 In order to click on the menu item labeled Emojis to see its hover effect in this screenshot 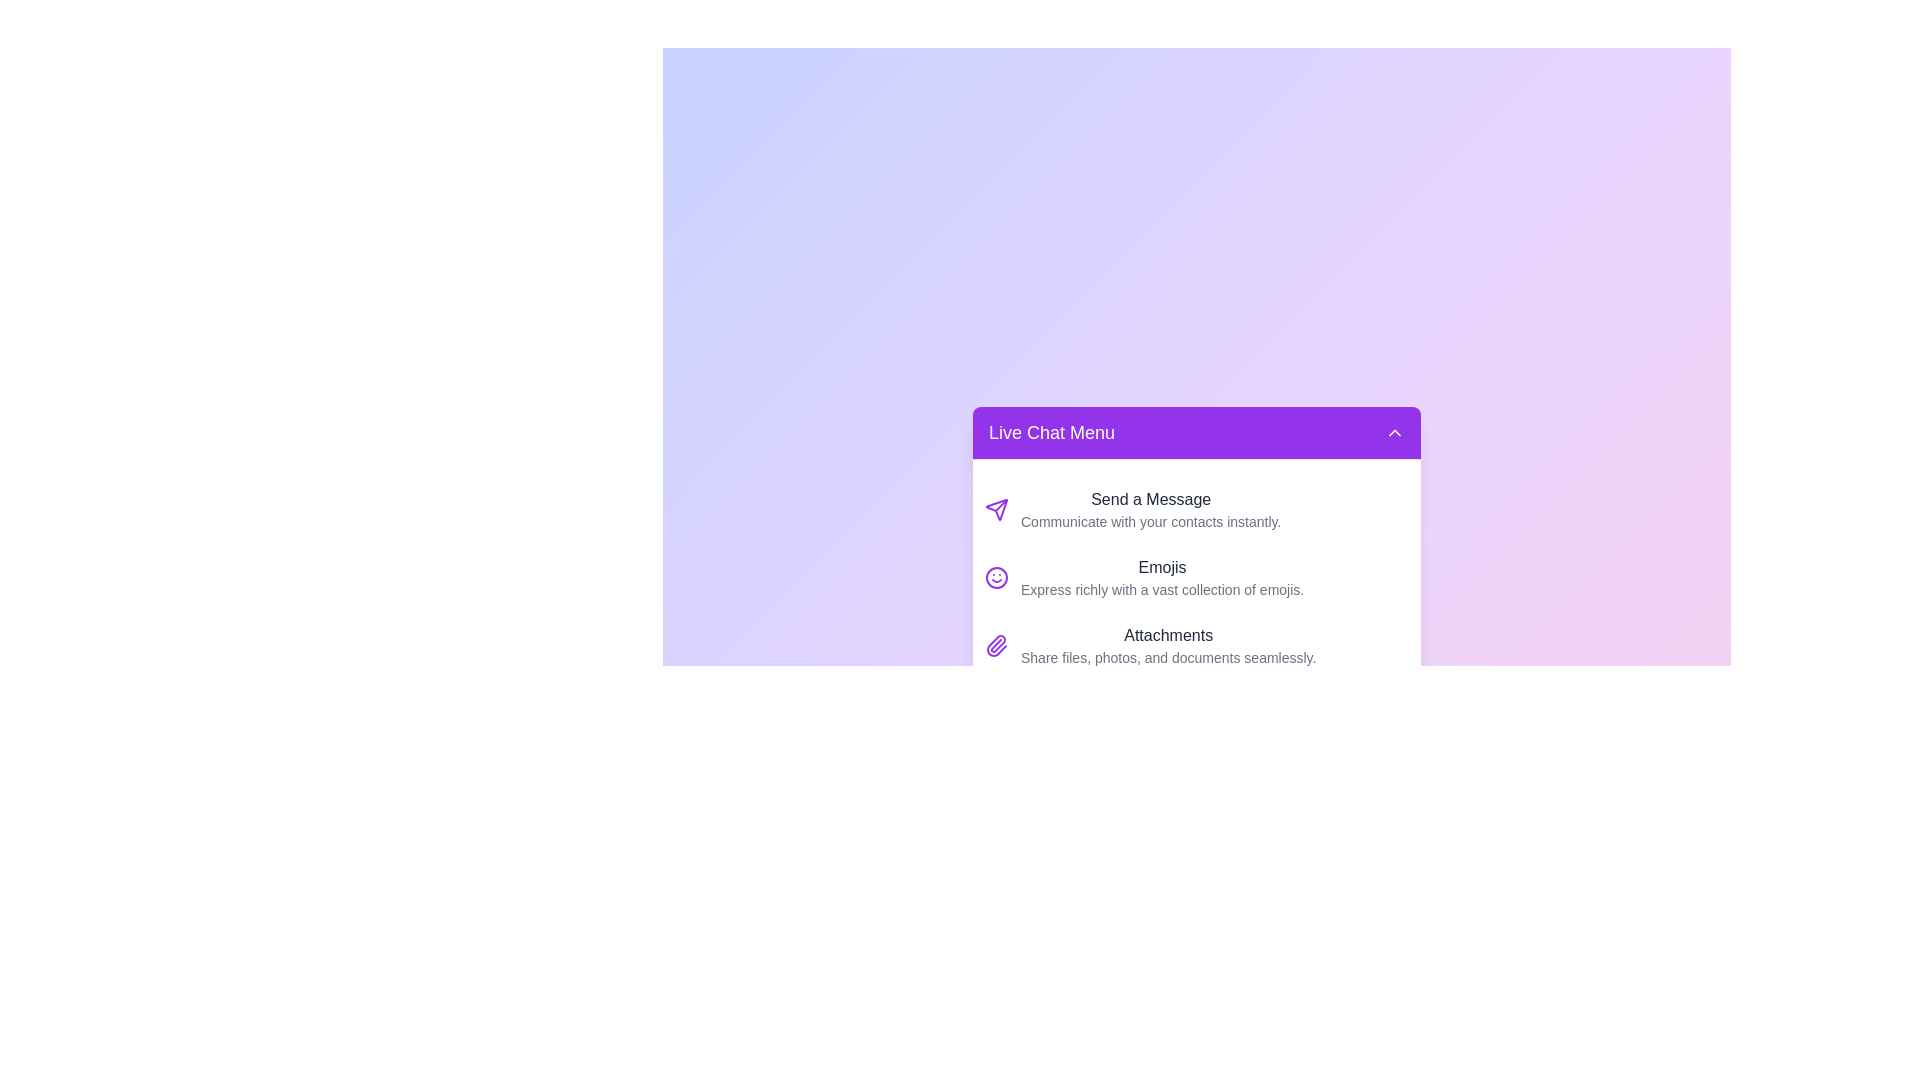, I will do `click(1196, 578)`.